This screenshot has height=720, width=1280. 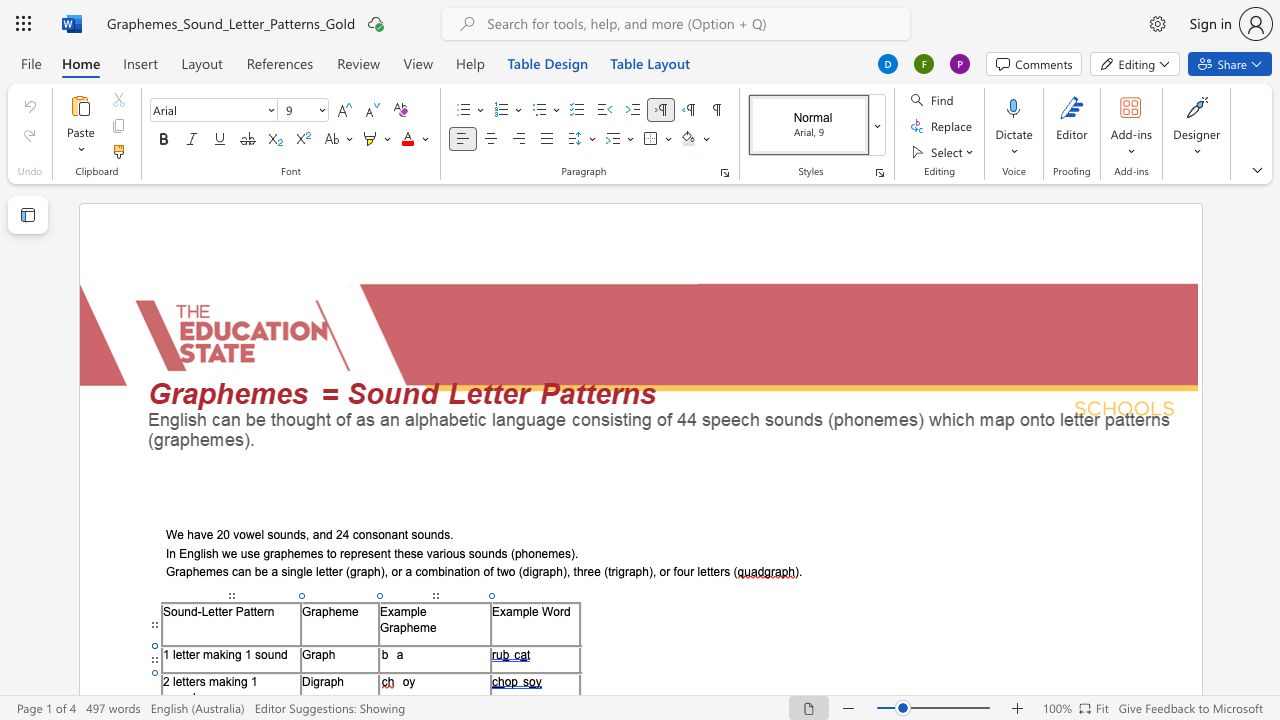 I want to click on the 1th character "a" in the text, so click(x=317, y=654).